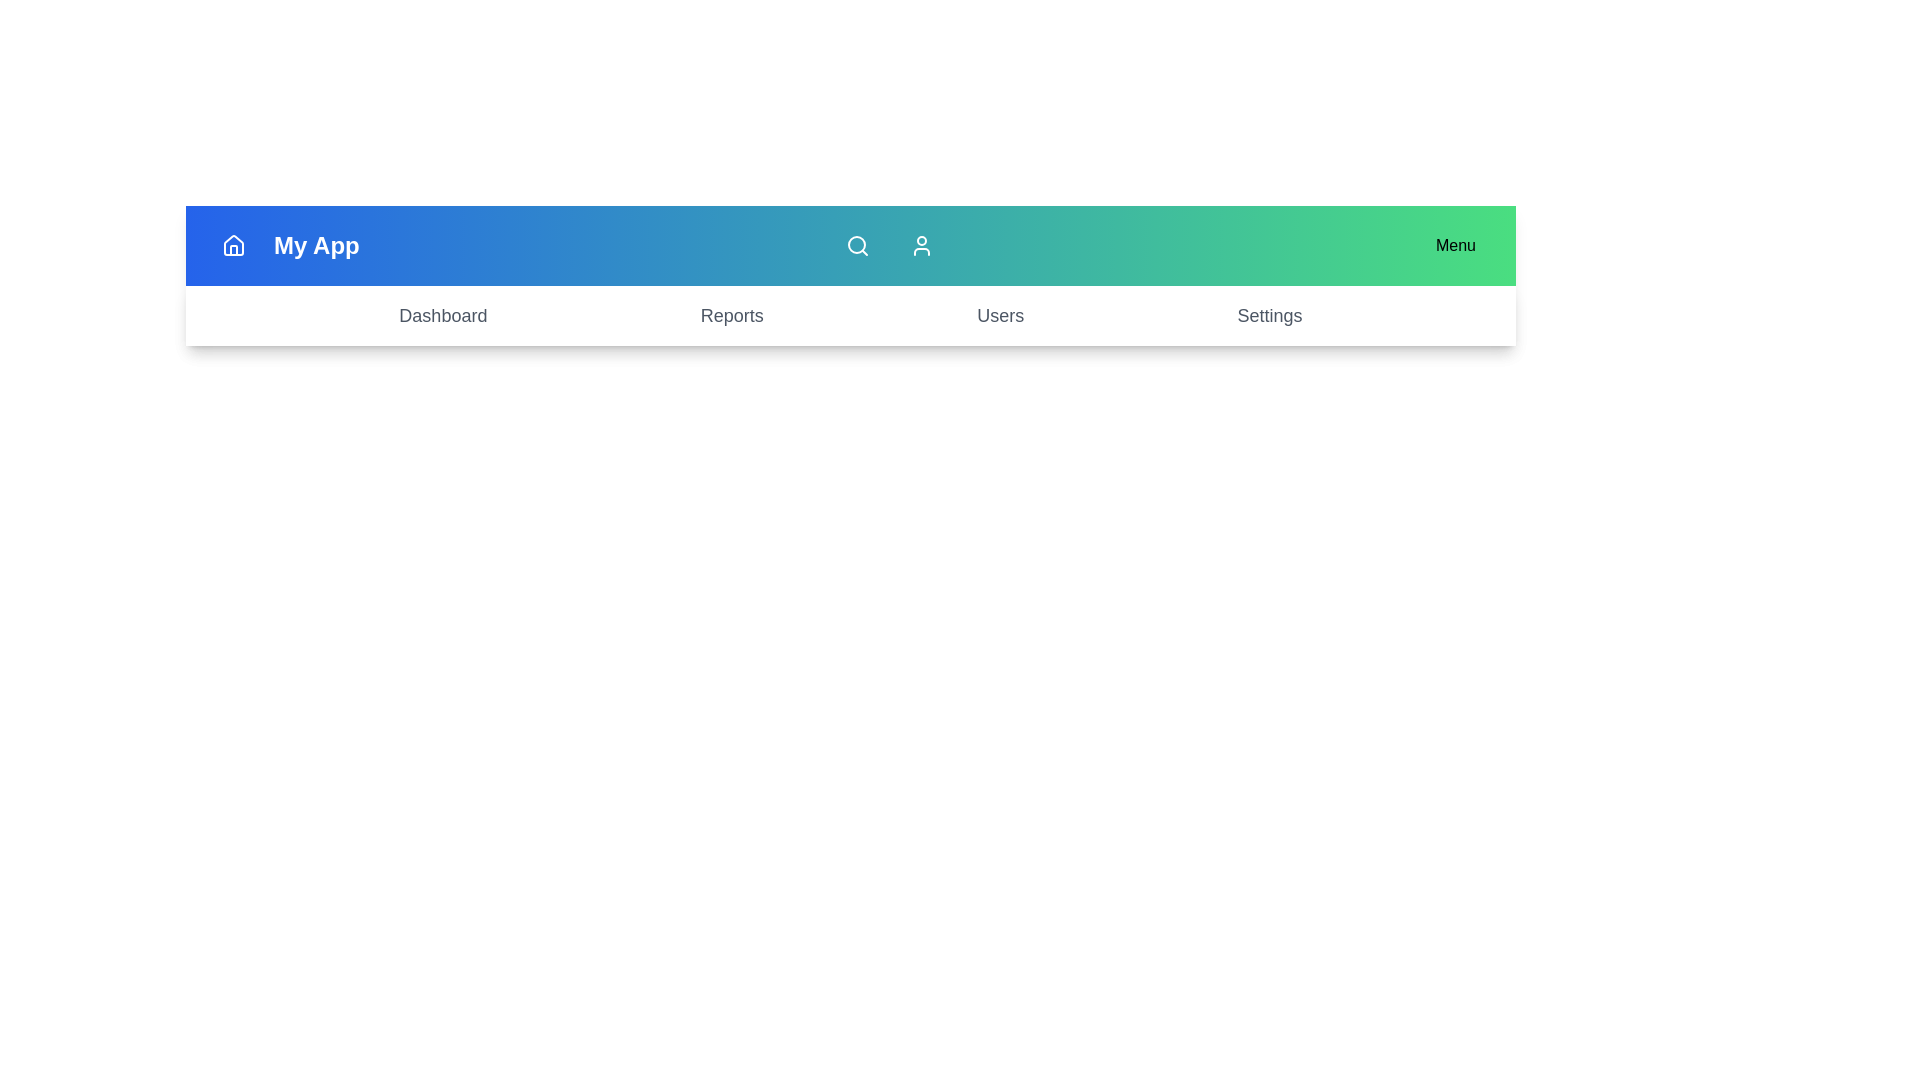  I want to click on the 'Menu' button to toggle the additional menu, so click(1455, 245).